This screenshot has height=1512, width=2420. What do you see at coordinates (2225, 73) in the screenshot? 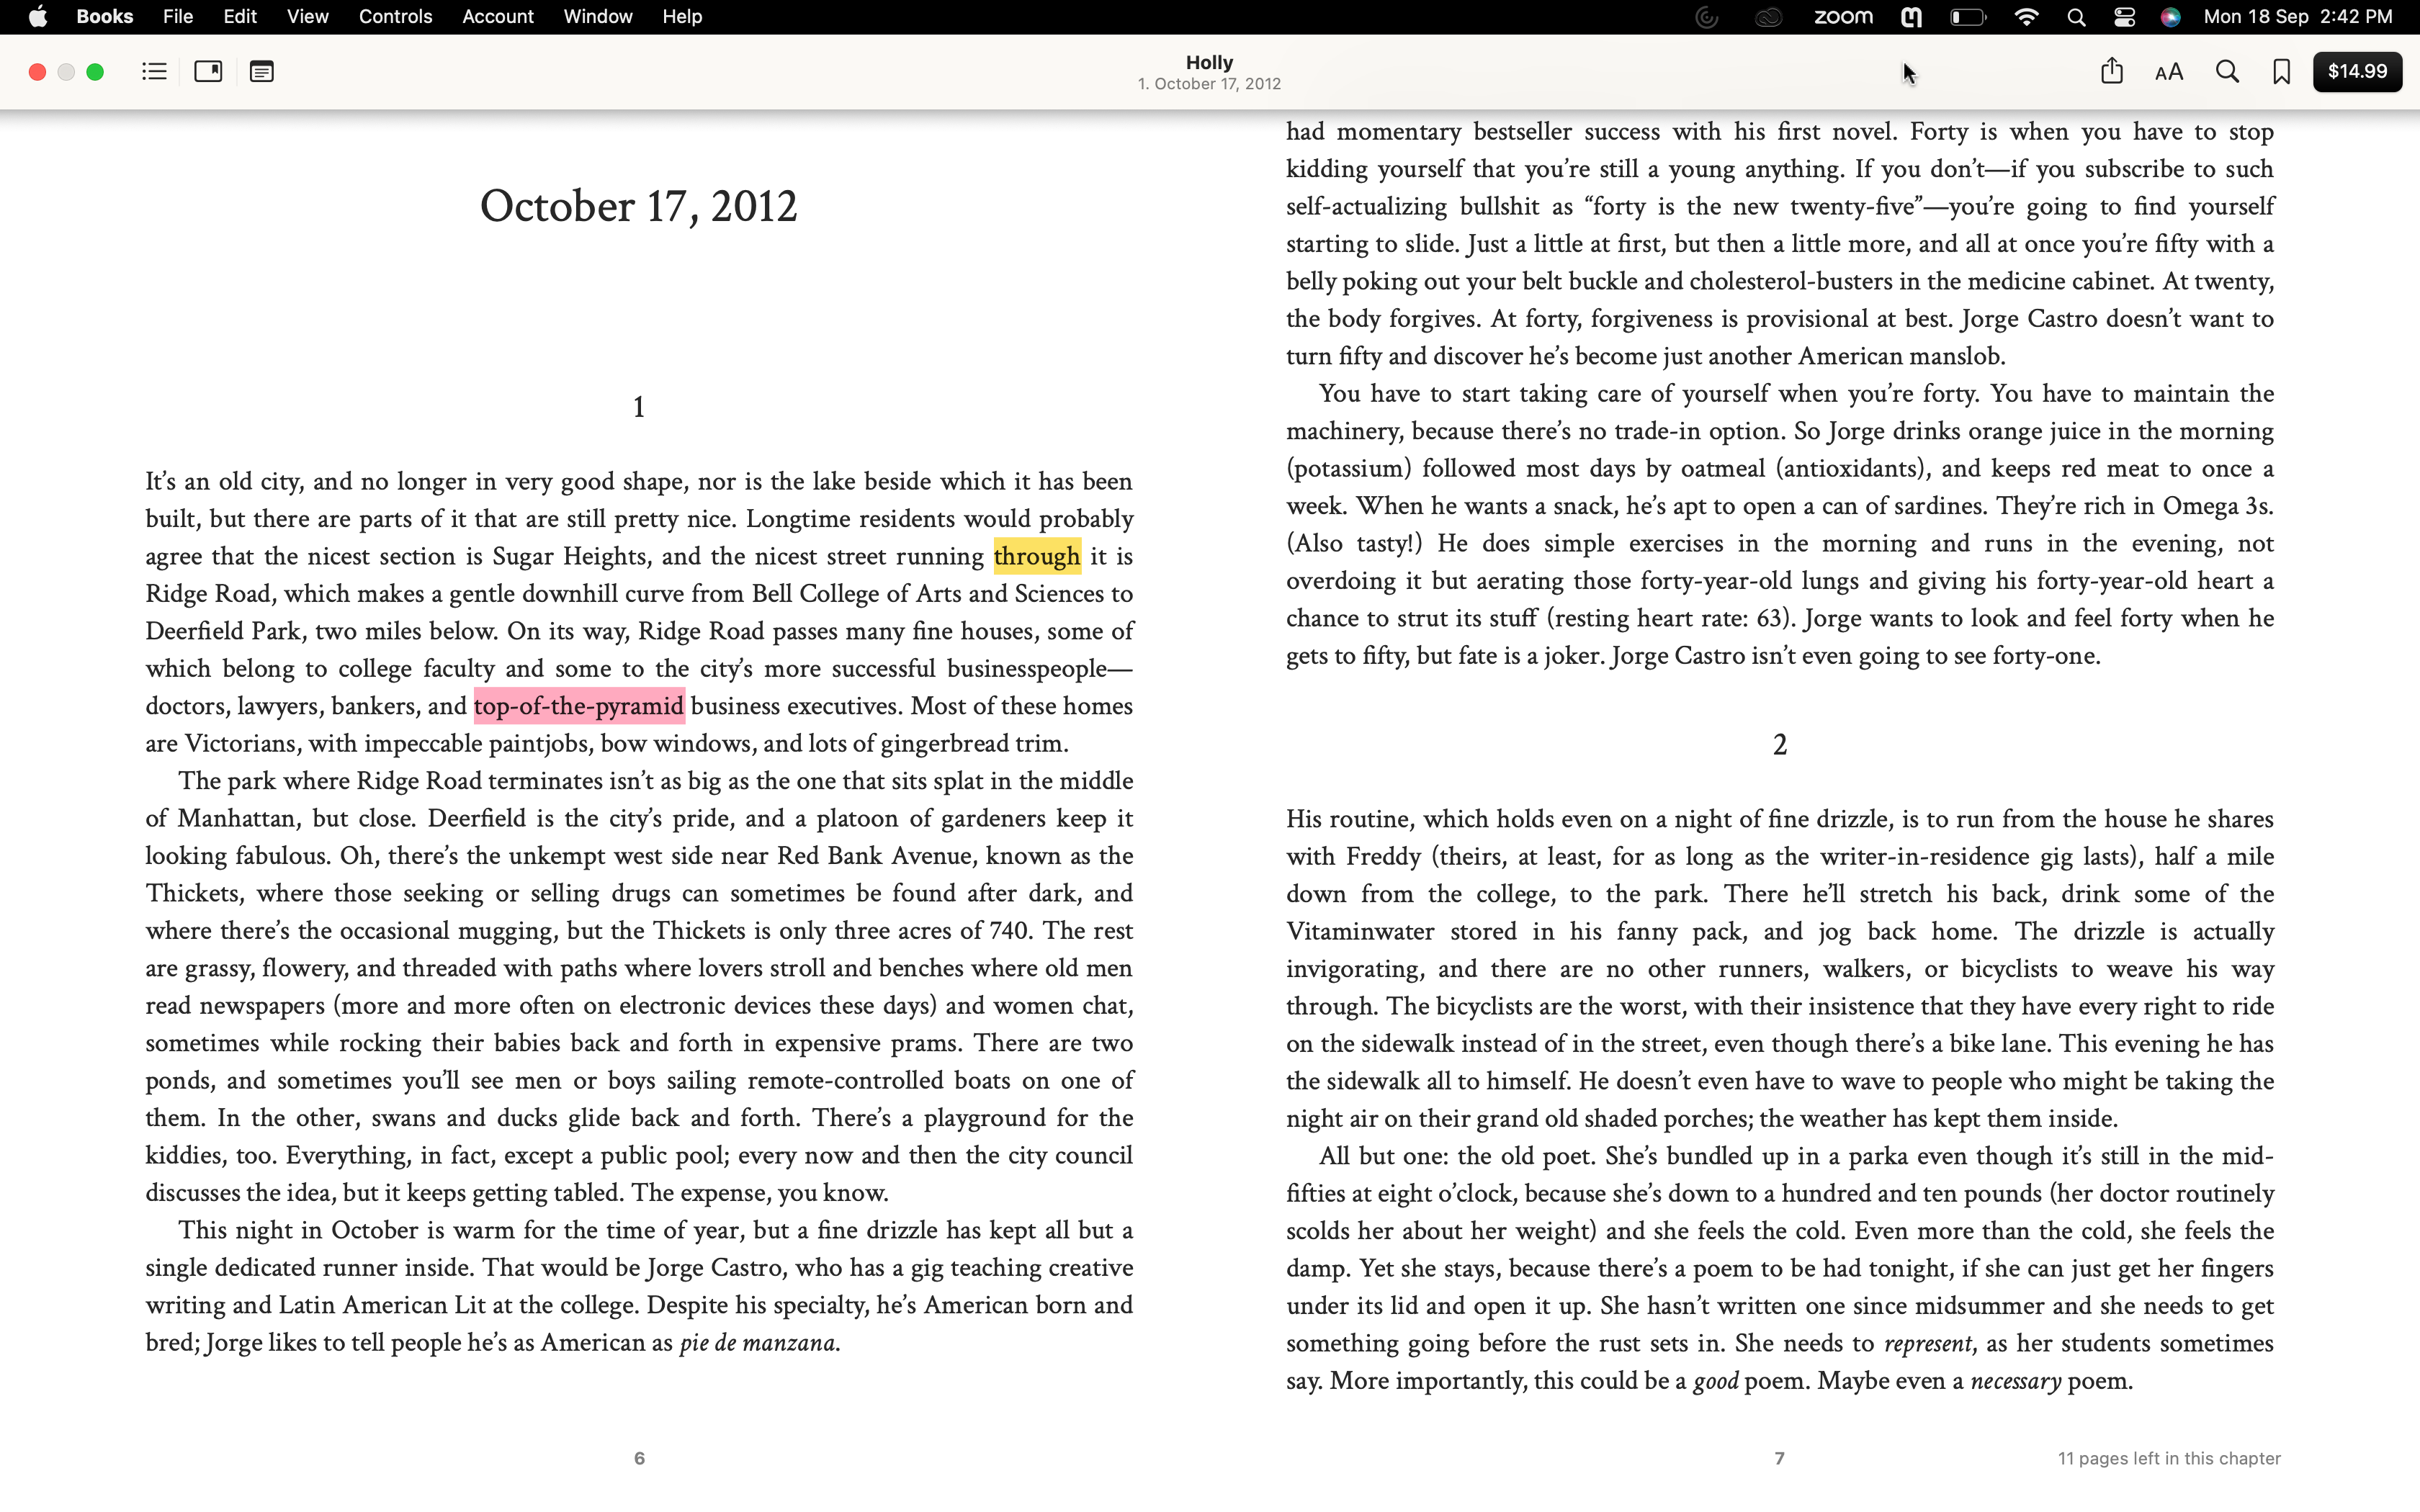
I see `Search for "angry" in the book` at bounding box center [2225, 73].